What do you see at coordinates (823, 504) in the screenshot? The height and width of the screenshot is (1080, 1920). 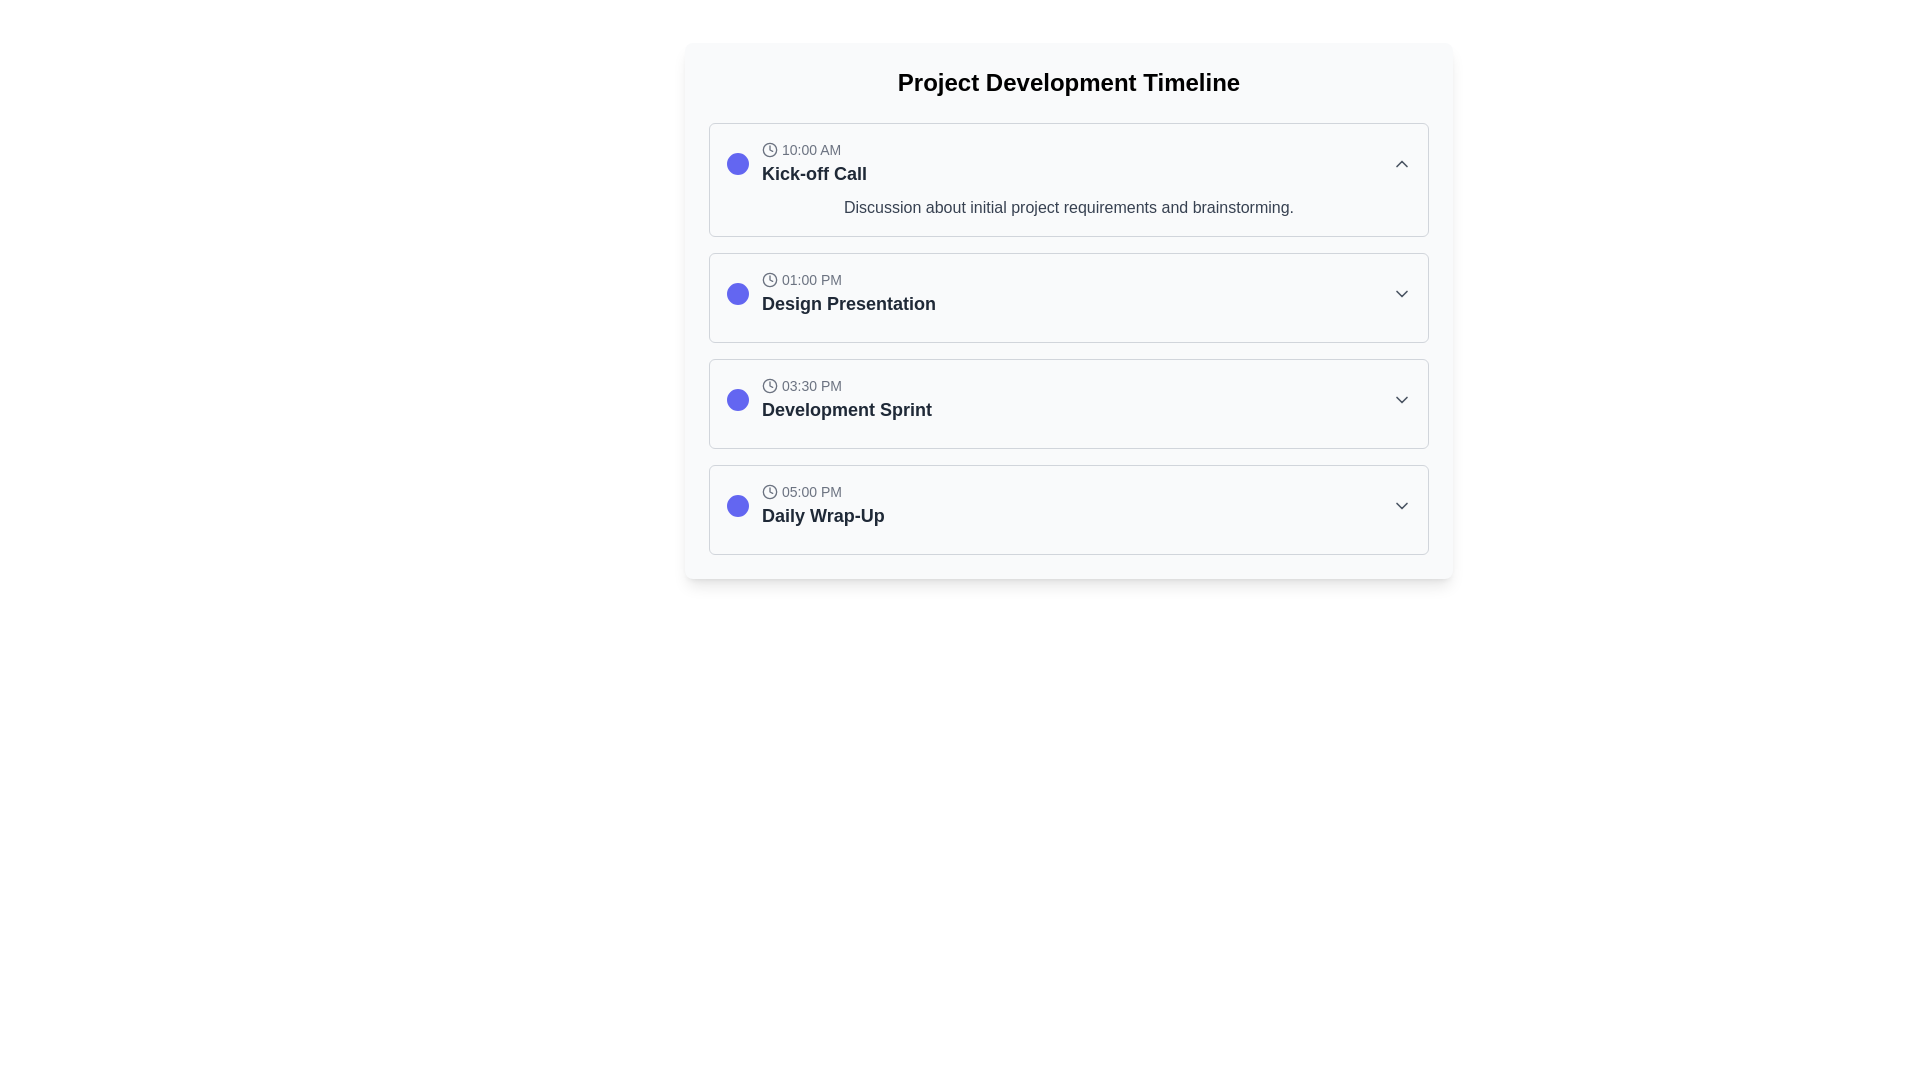 I see `the display label representing the scheduled event located as the fourth item in the vertical list of event entries, below the 'Development Sprint' item` at bounding box center [823, 504].